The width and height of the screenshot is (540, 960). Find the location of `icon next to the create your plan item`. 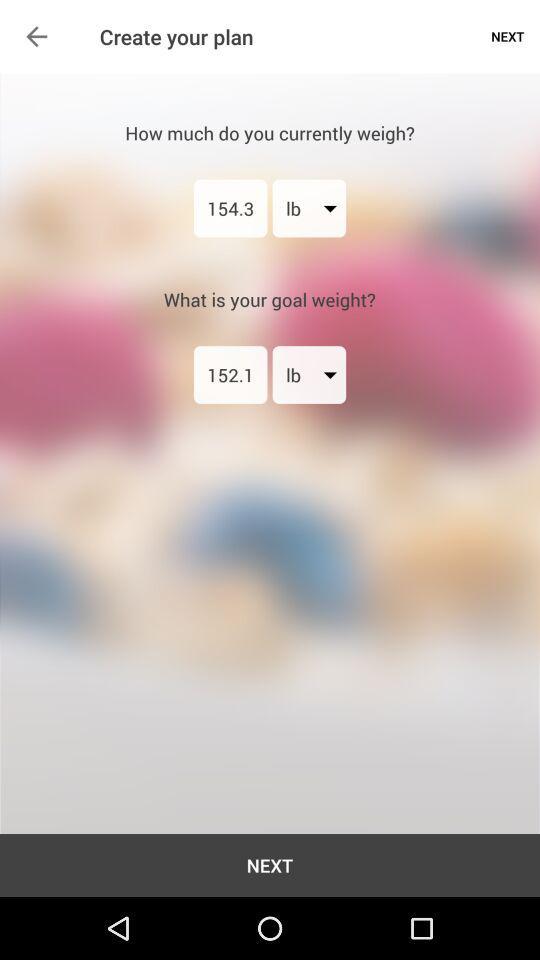

icon next to the create your plan item is located at coordinates (36, 35).